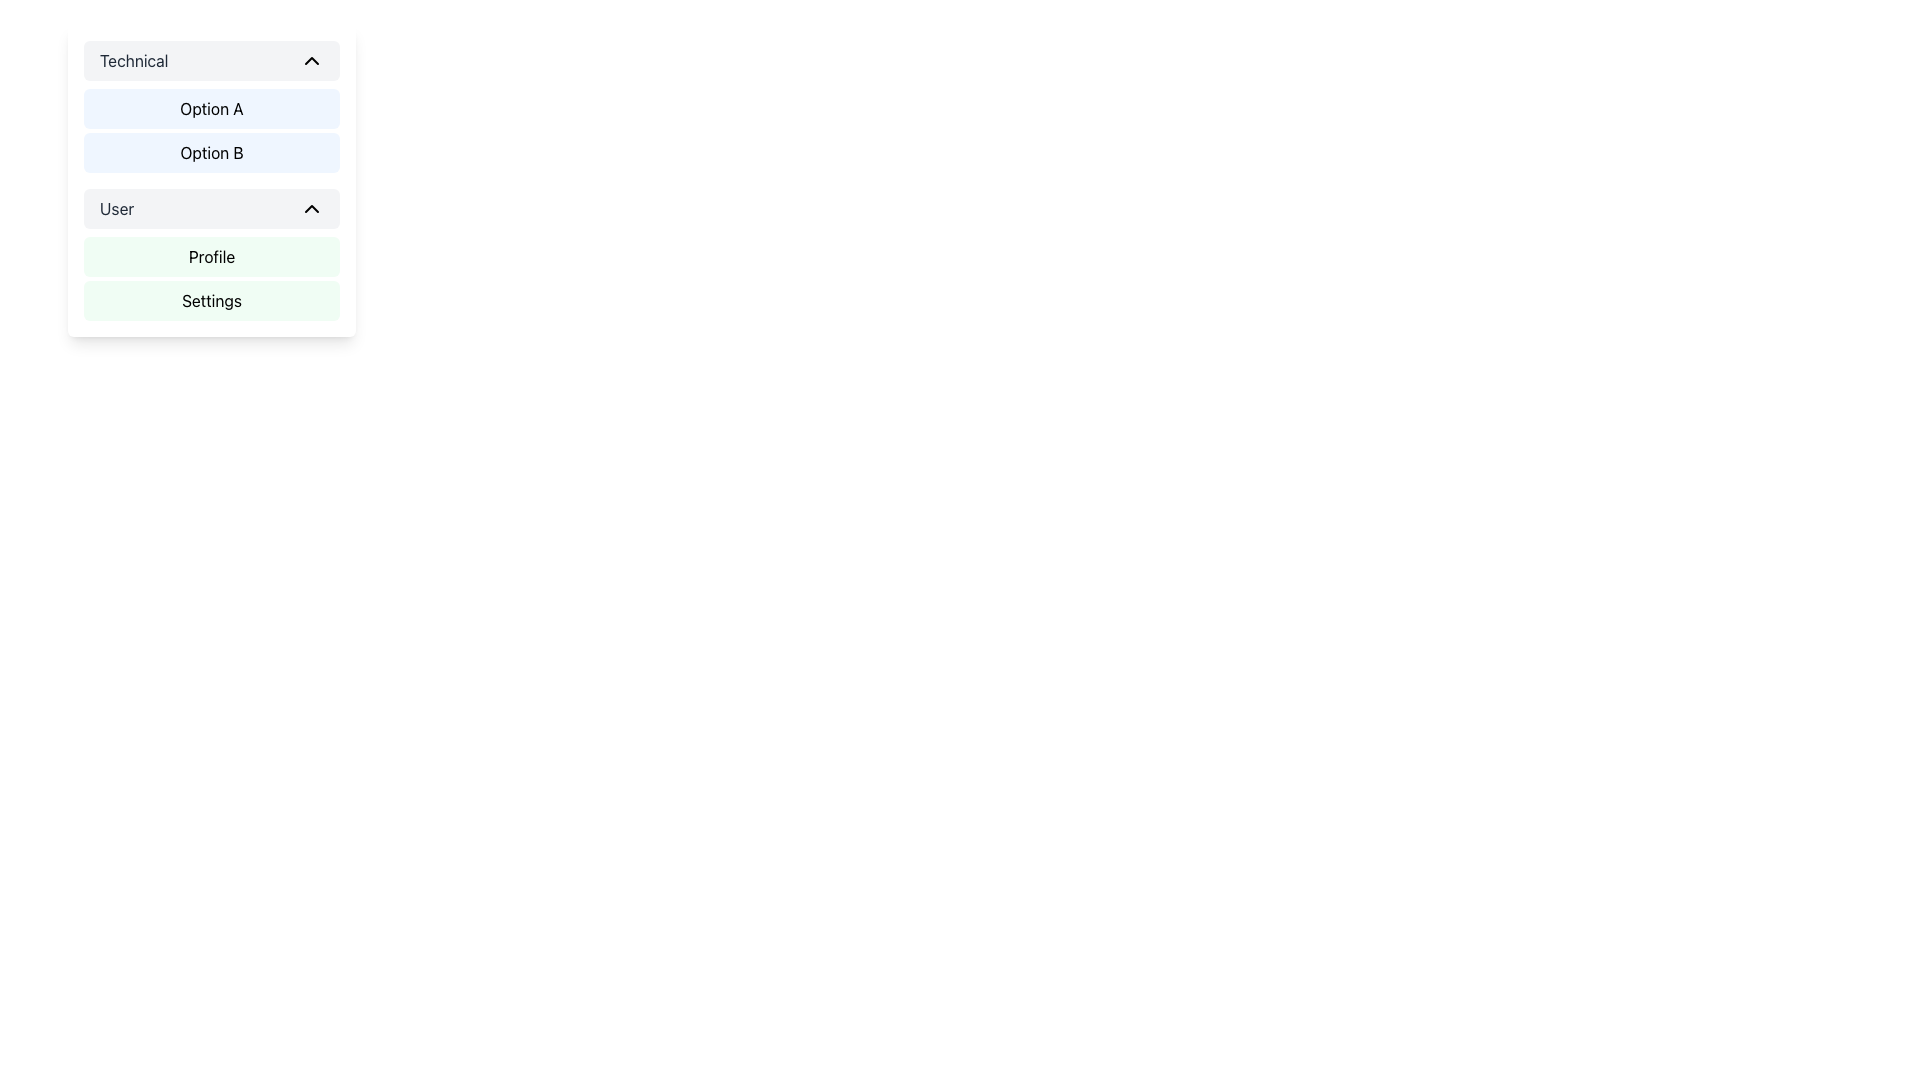 The width and height of the screenshot is (1920, 1080). What do you see at coordinates (311, 208) in the screenshot?
I see `the upward-pointing chevron icon button on the right end of the 'User' button` at bounding box center [311, 208].